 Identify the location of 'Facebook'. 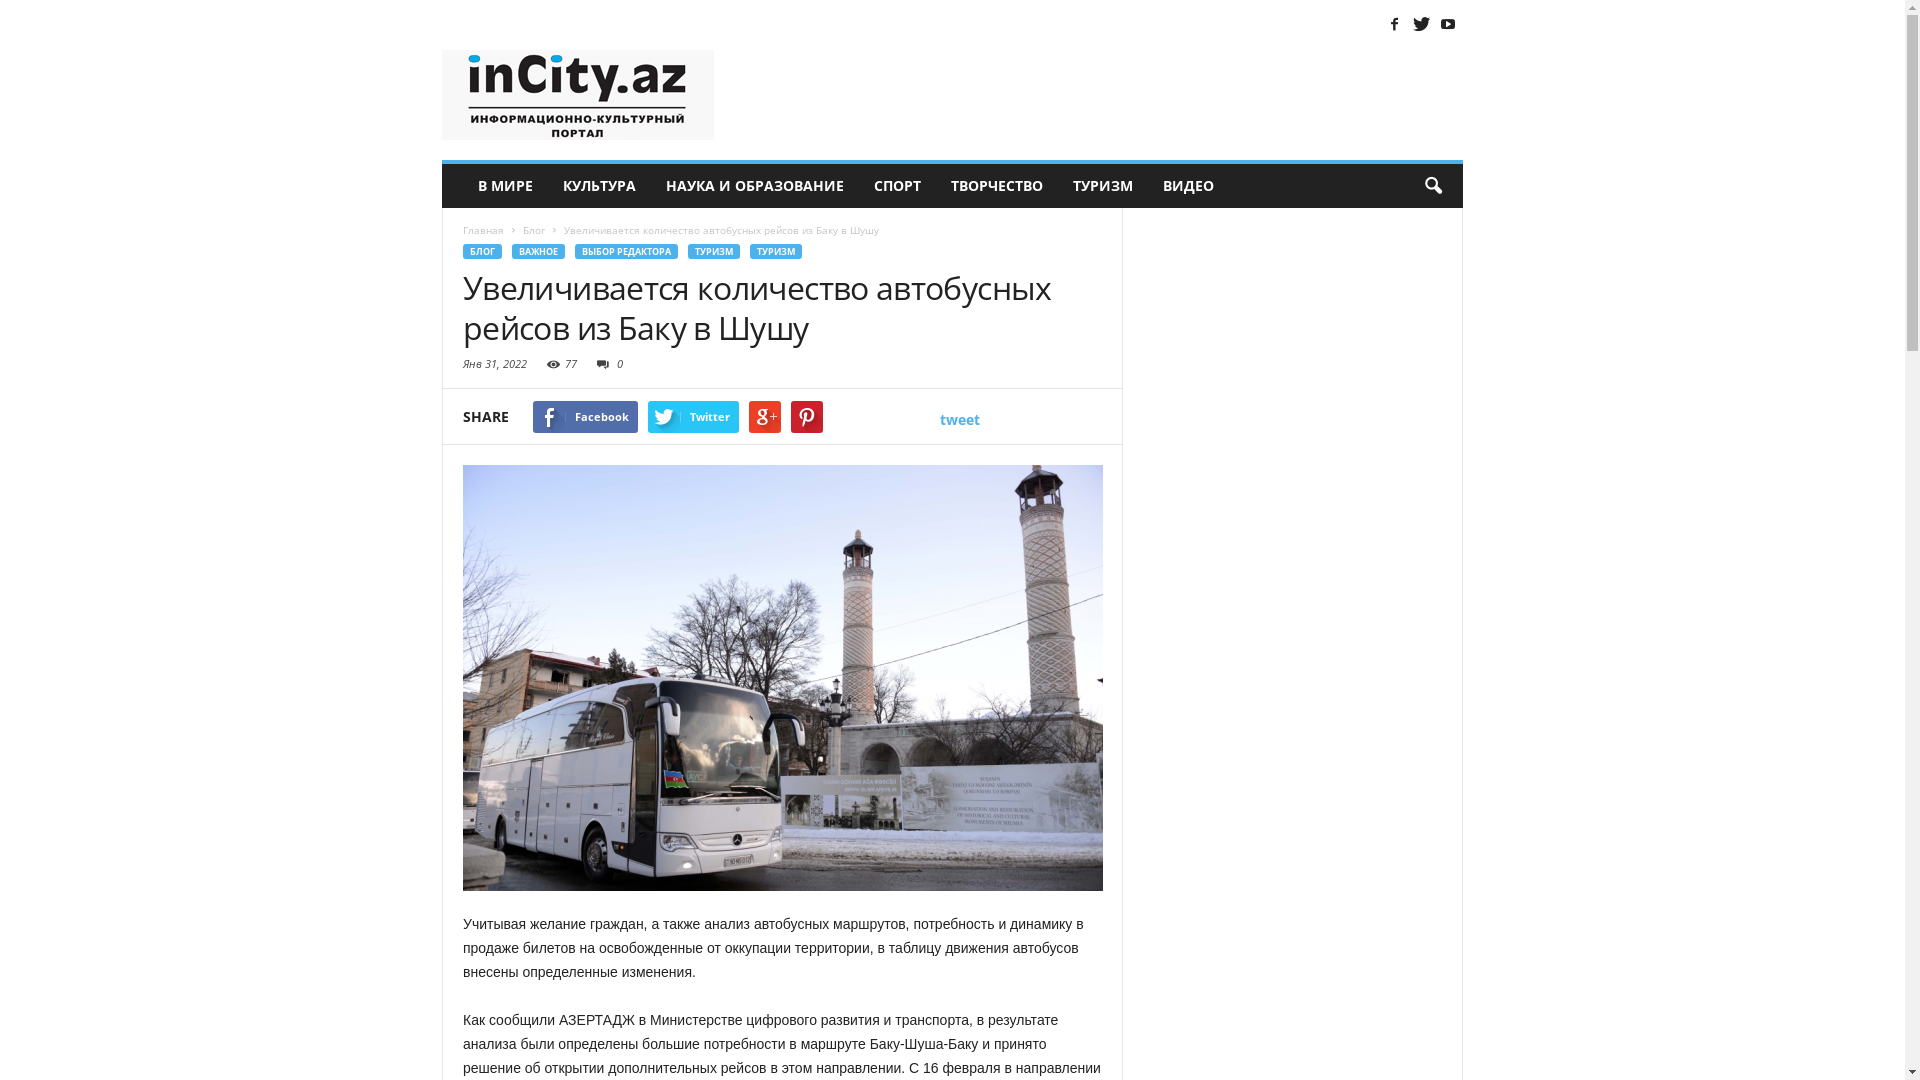
(1392, 23).